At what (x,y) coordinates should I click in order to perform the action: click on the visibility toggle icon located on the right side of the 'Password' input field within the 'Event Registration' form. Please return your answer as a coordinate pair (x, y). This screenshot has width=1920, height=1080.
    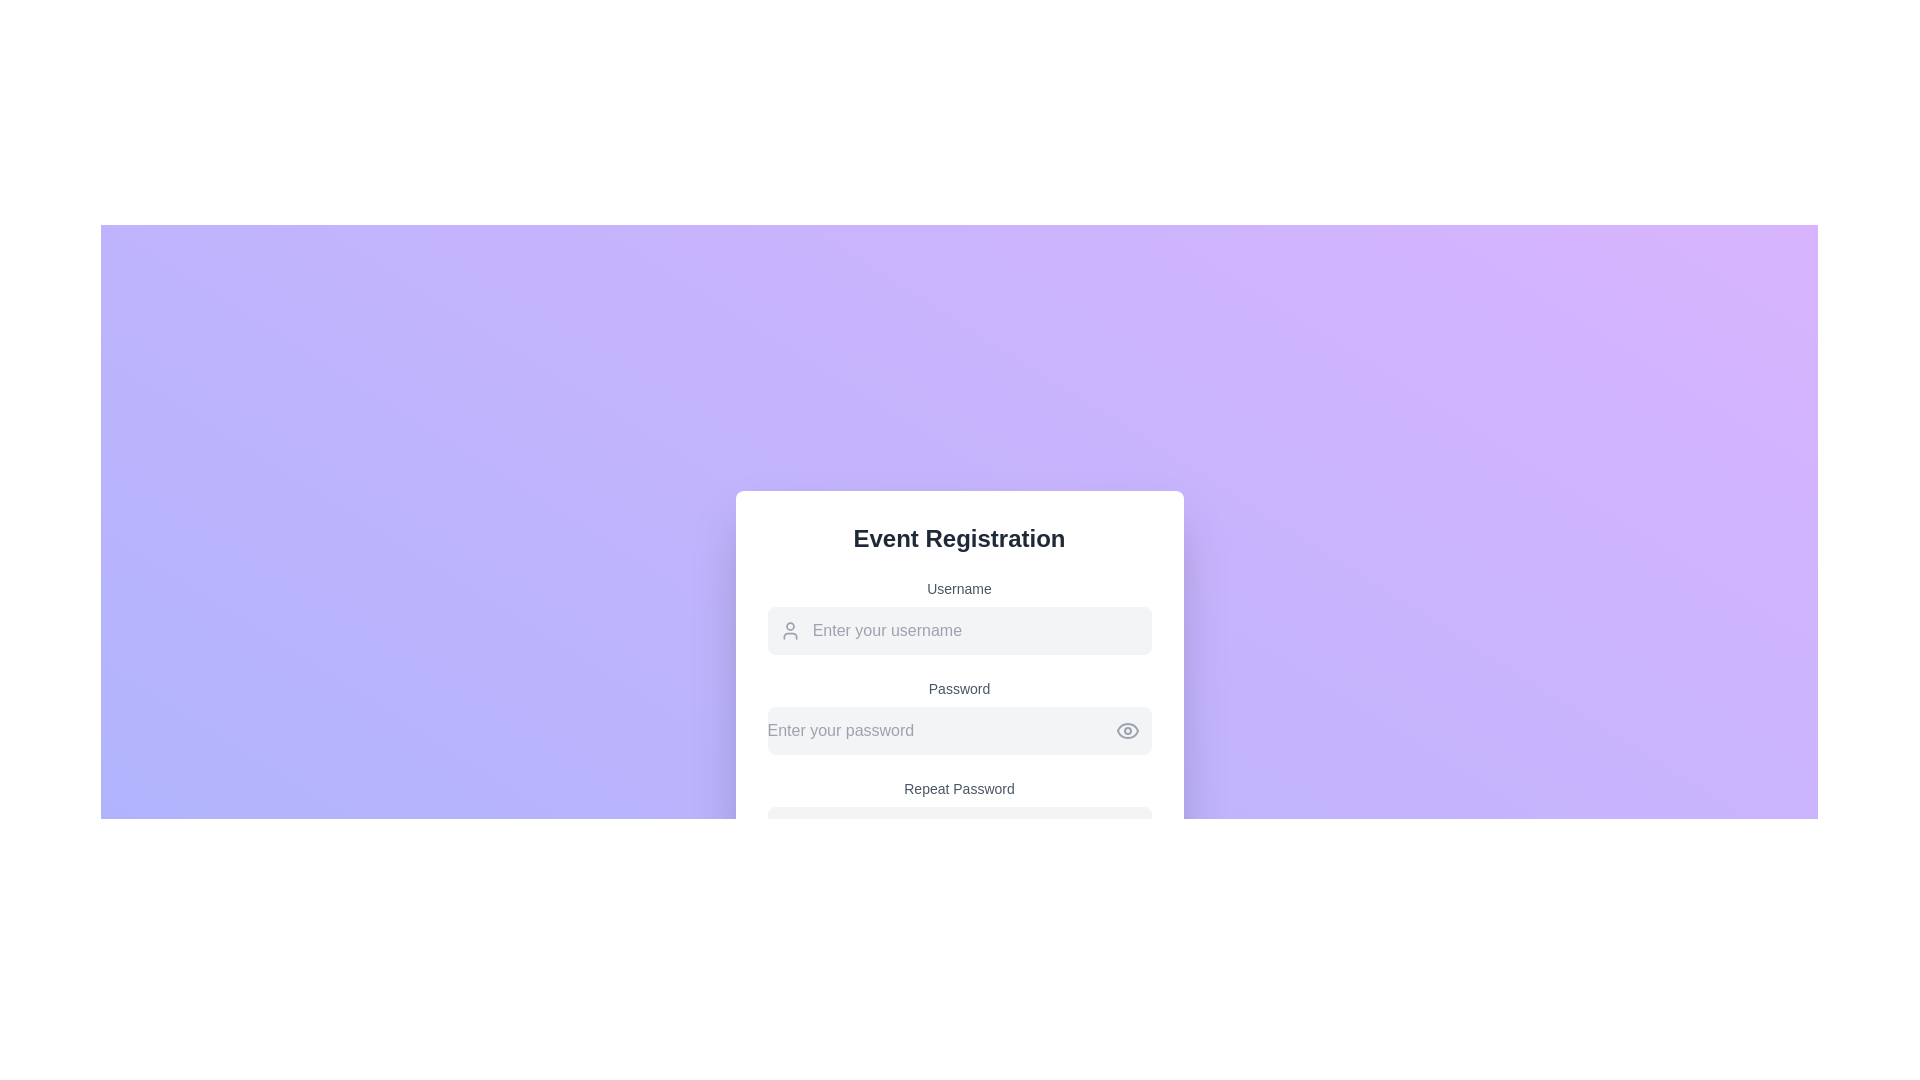
    Looking at the image, I should click on (1127, 731).